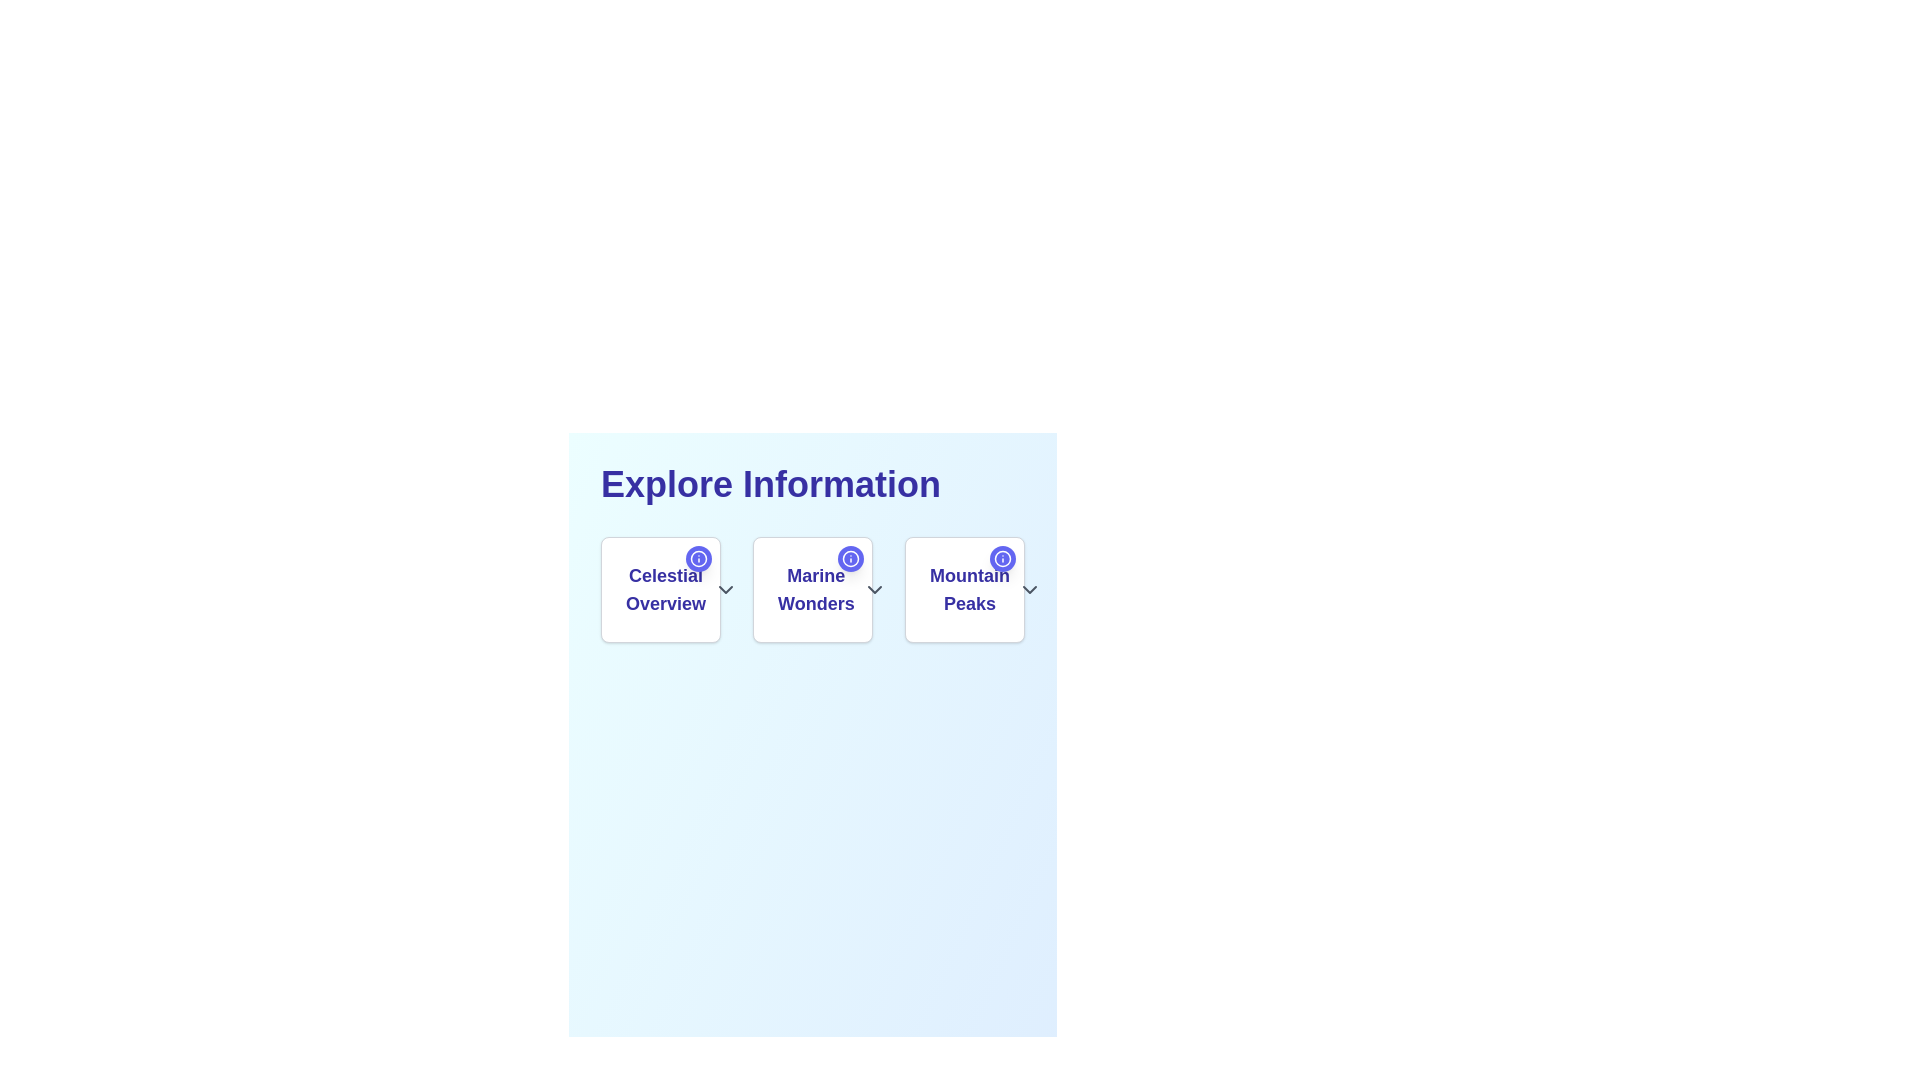  What do you see at coordinates (812, 589) in the screenshot?
I see `the 'Marine Wonders' text label displayed in bold, indigo font` at bounding box center [812, 589].